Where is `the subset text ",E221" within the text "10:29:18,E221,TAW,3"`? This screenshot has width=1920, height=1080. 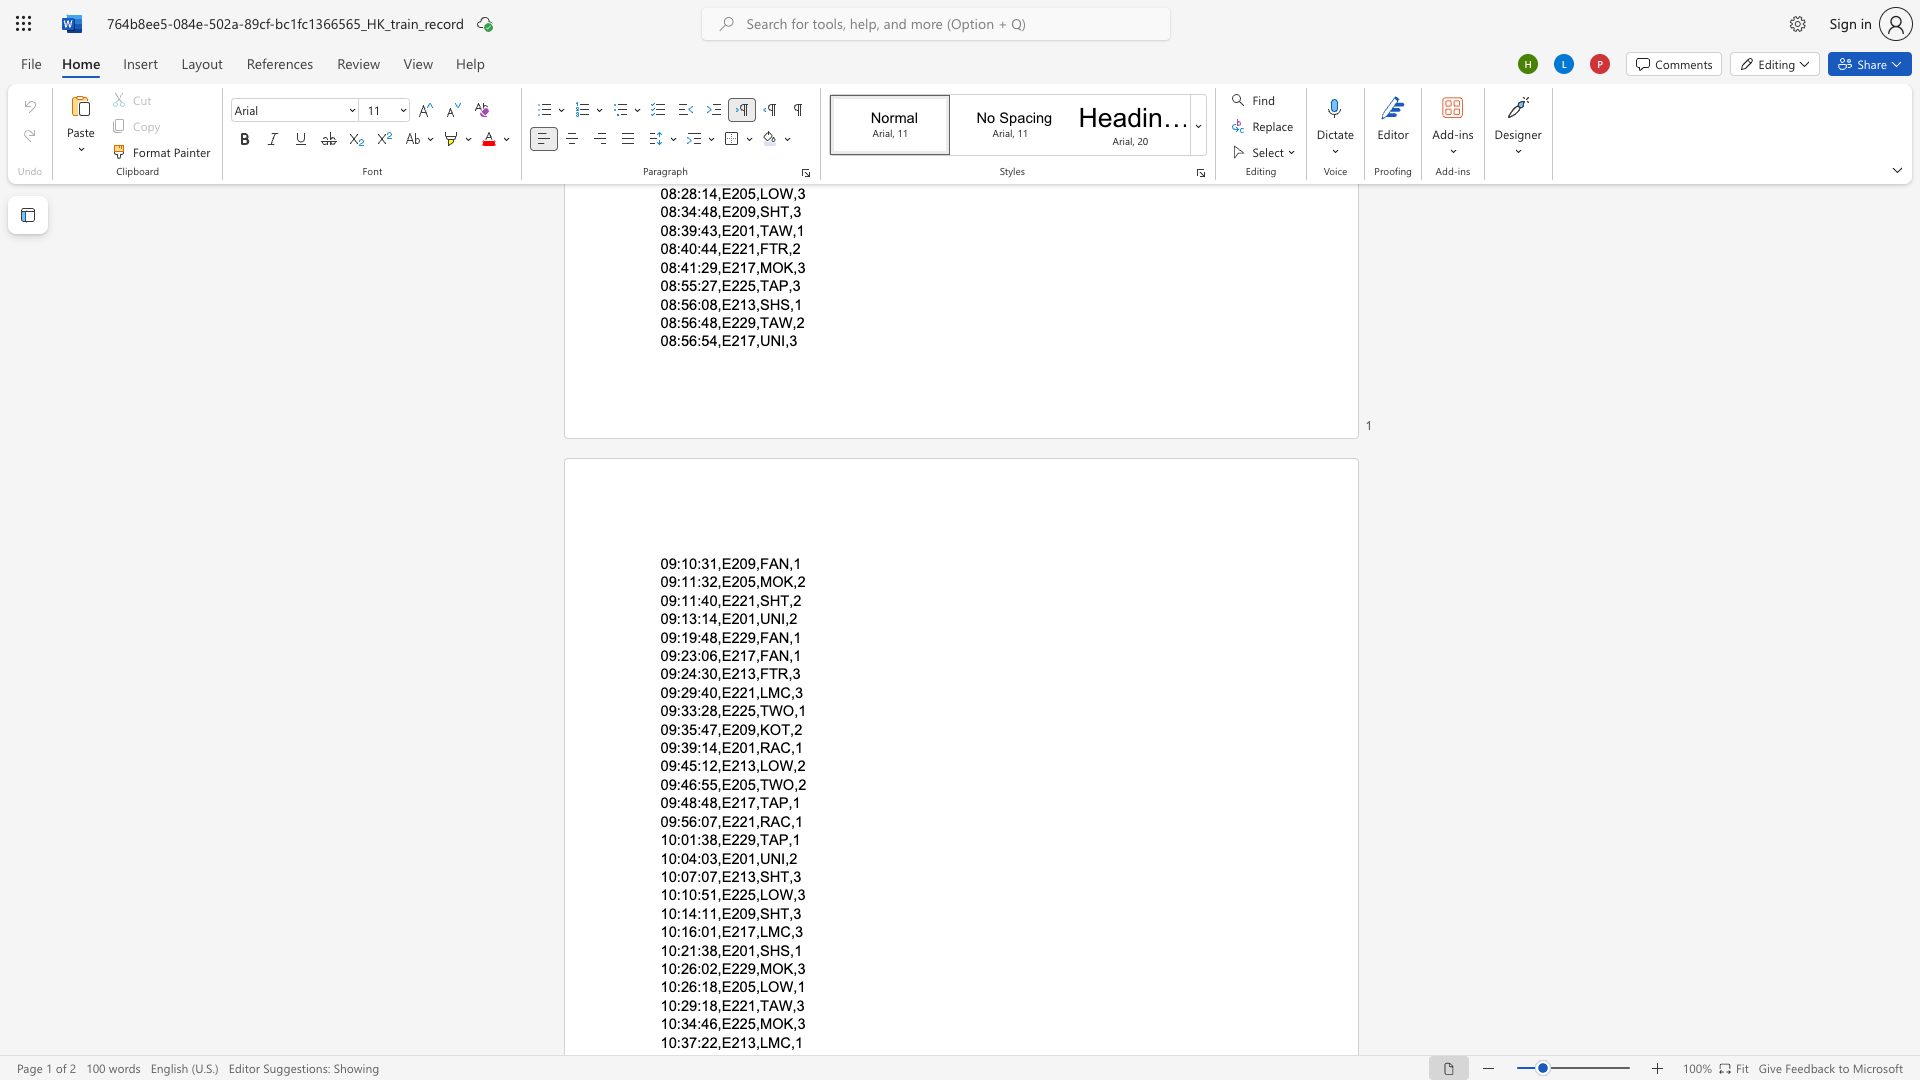 the subset text ",E221" within the text "10:29:18,E221,TAW,3" is located at coordinates (717, 1005).